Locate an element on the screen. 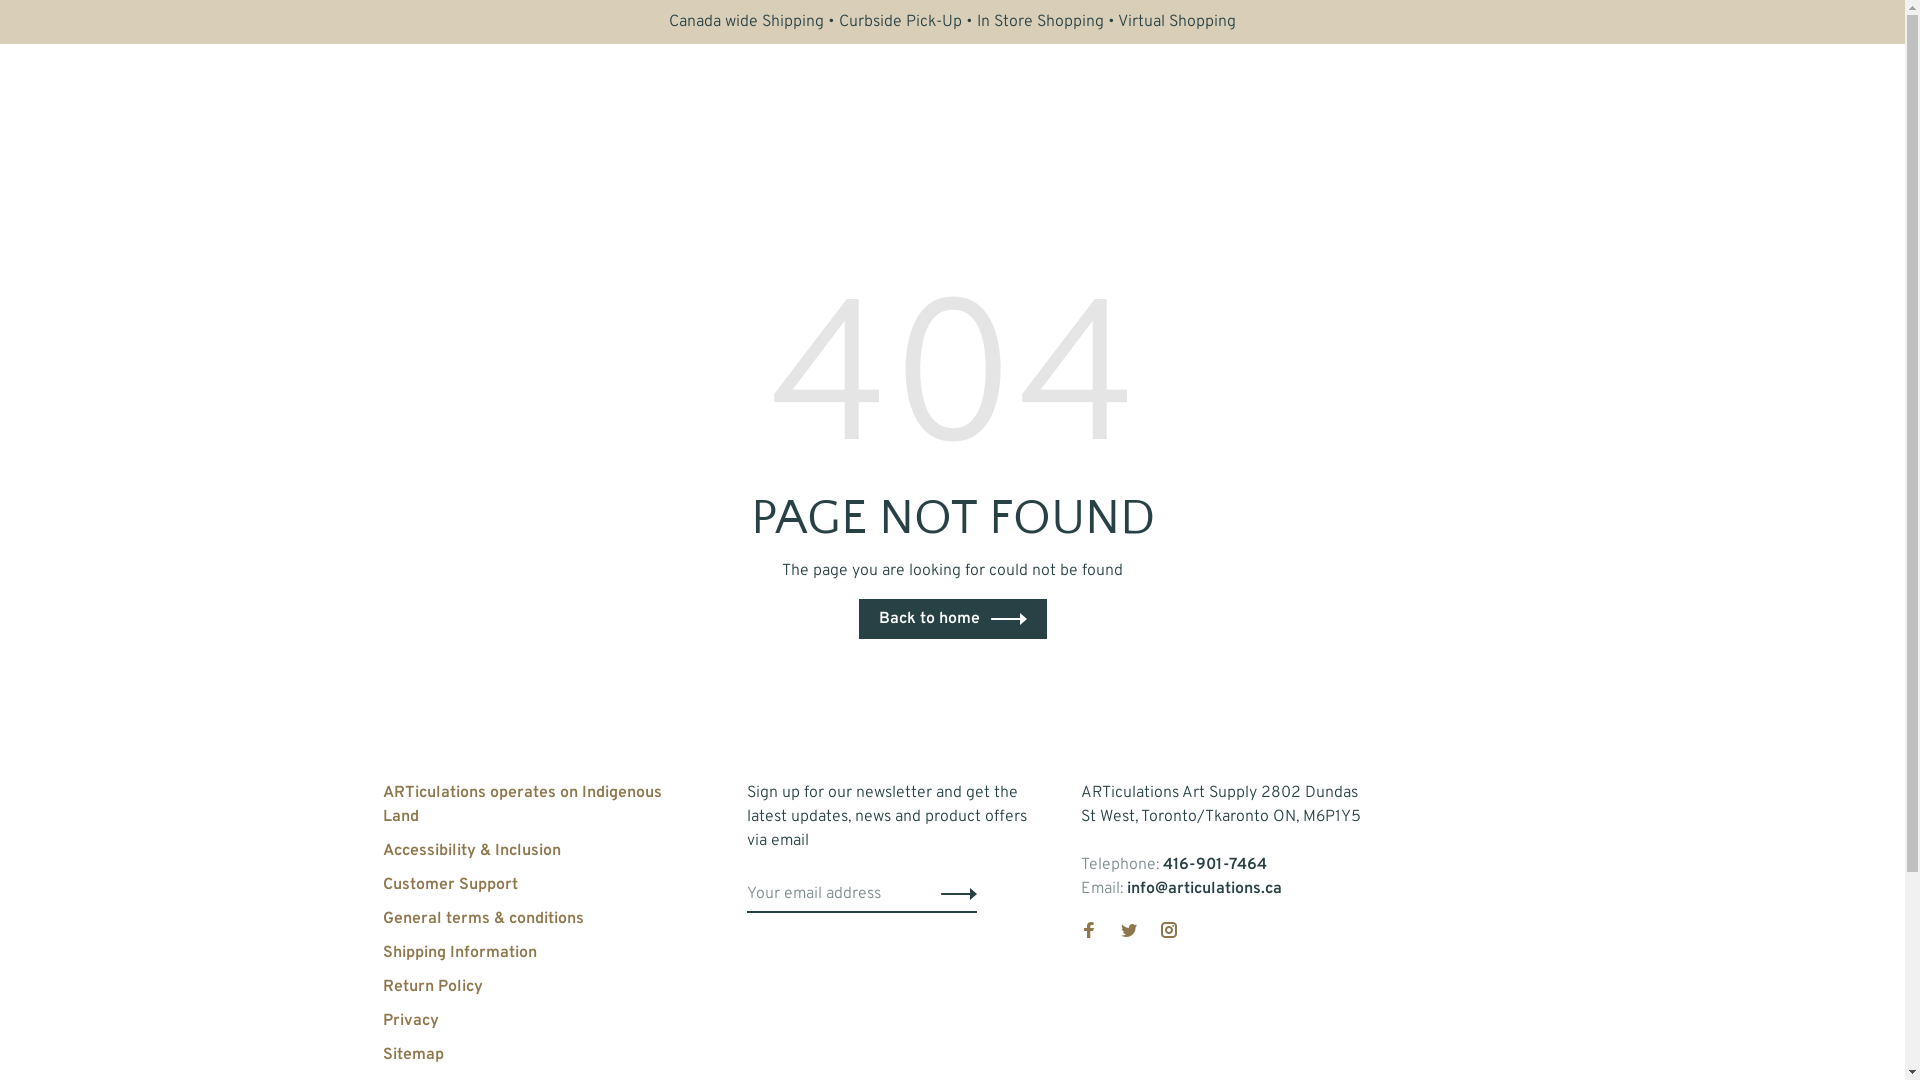 This screenshot has width=1920, height=1080. 'Subscribe' is located at coordinates (952, 893).